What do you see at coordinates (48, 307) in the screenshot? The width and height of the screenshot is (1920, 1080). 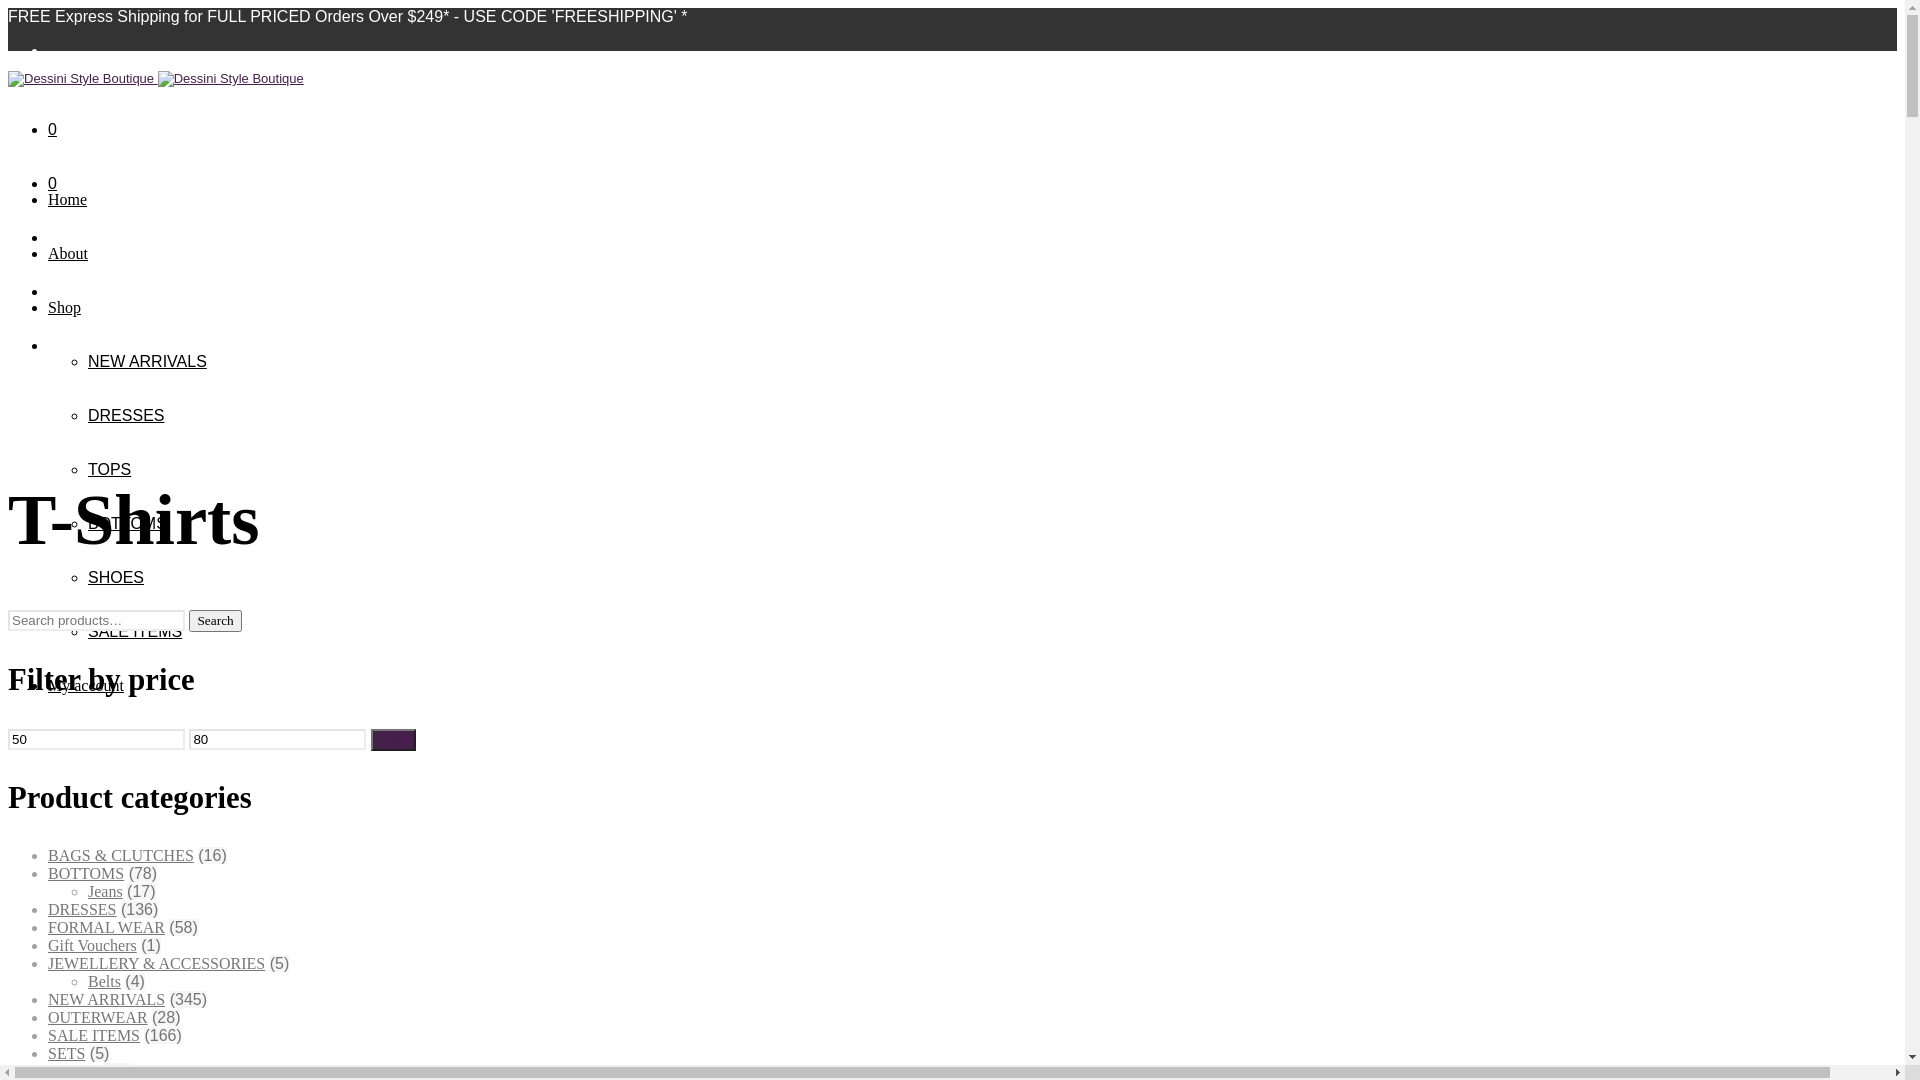 I see `'Shop'` at bounding box center [48, 307].